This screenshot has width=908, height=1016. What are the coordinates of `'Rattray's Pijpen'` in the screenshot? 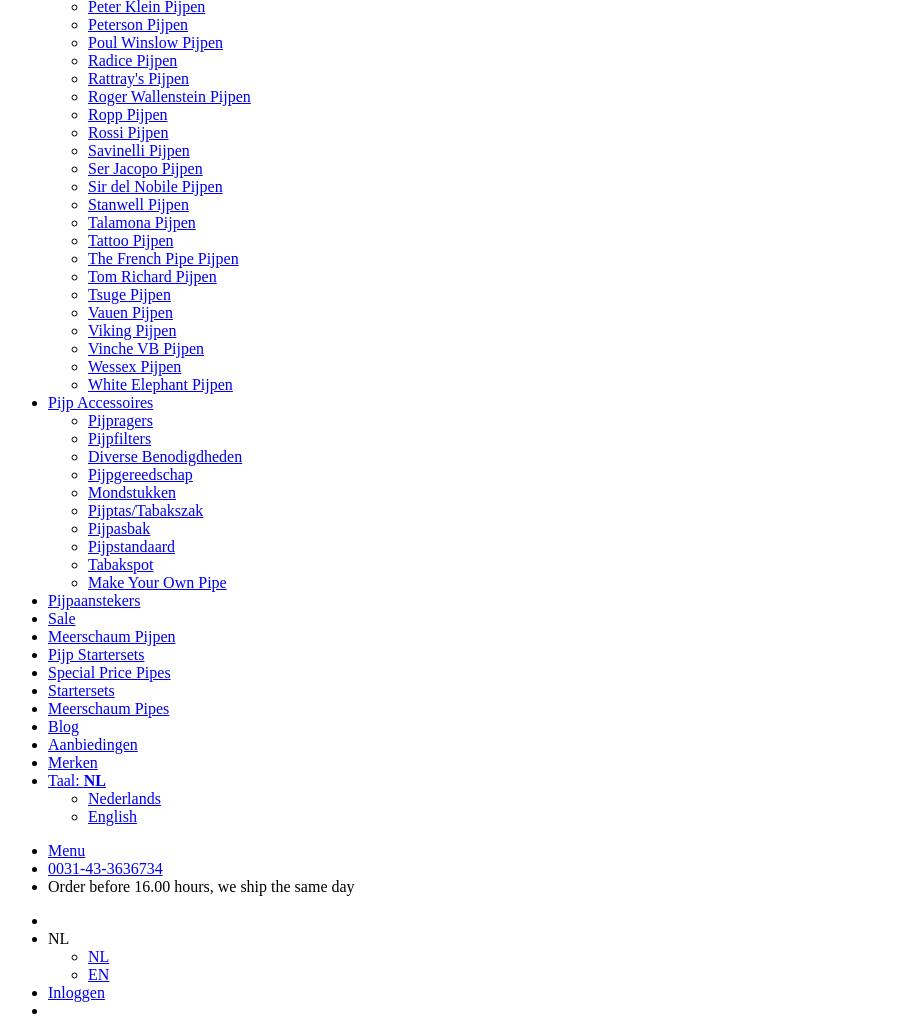 It's located at (138, 78).